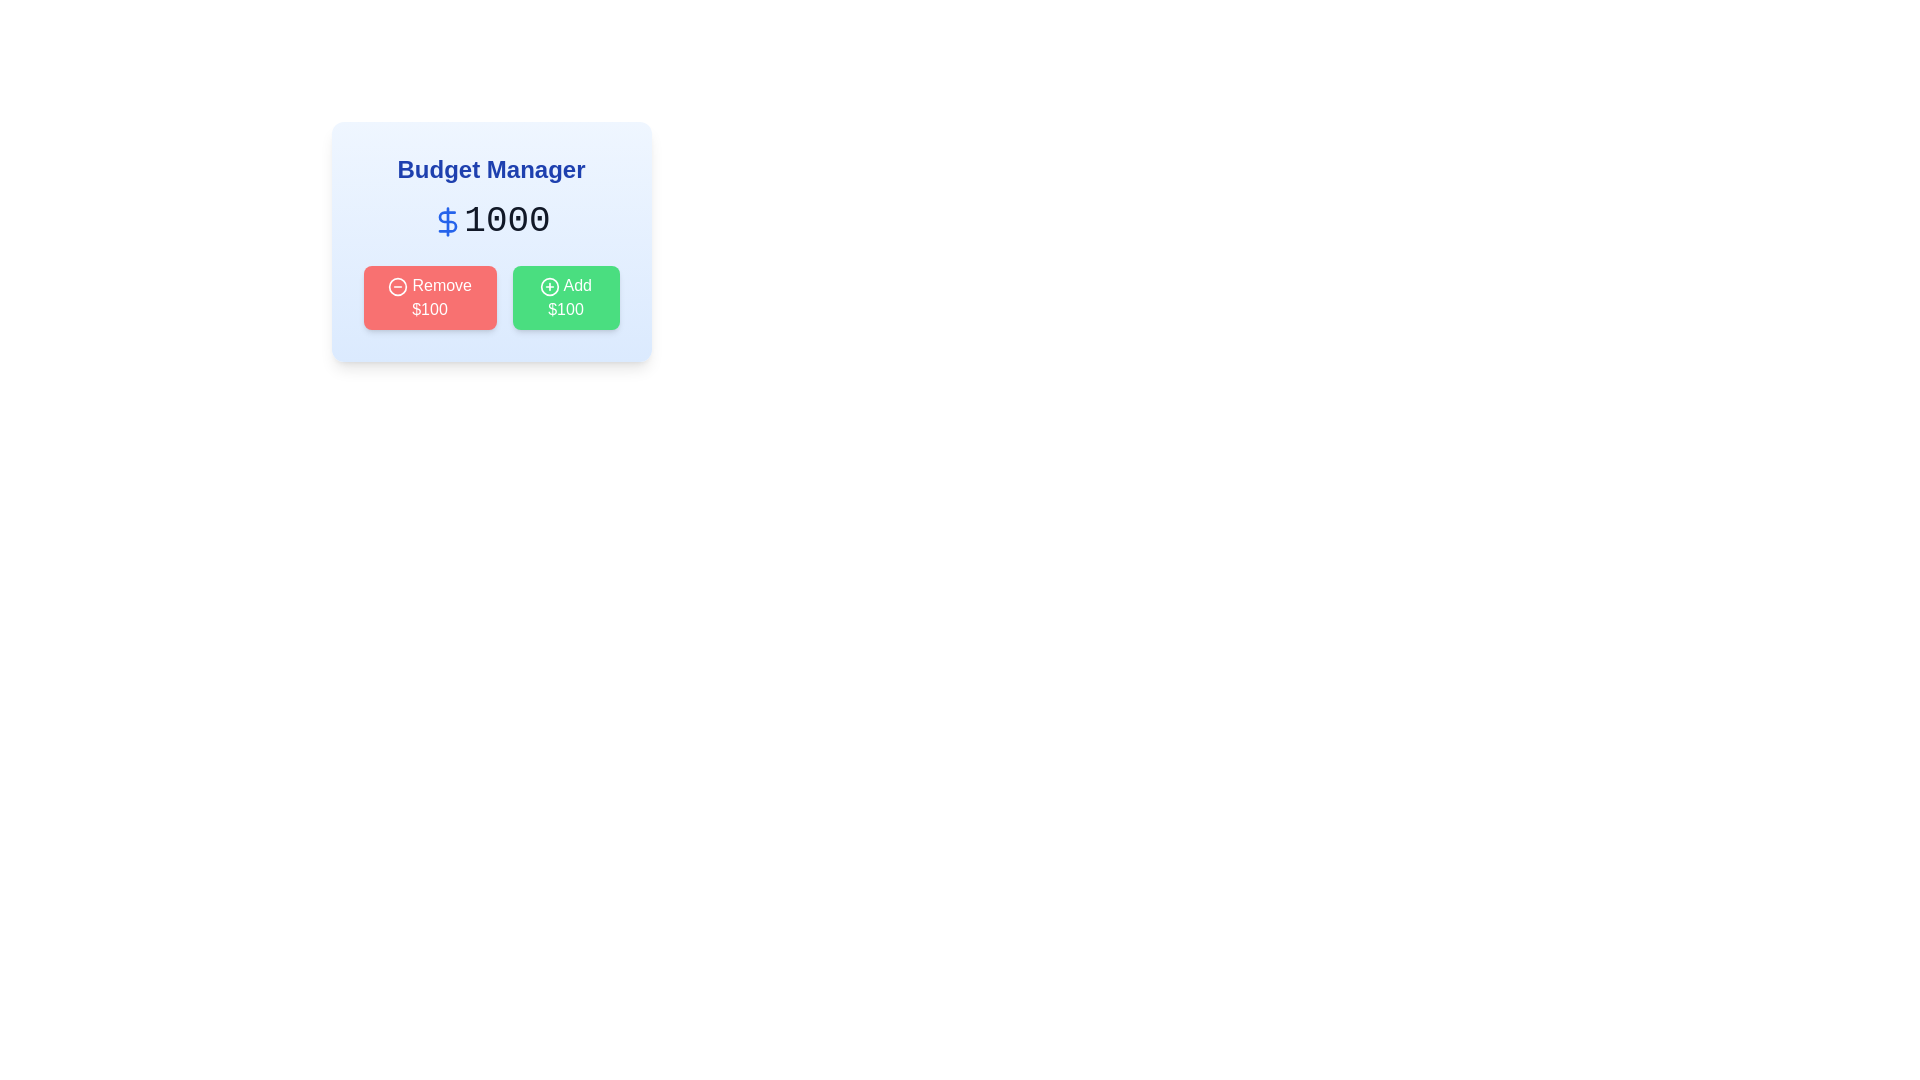 This screenshot has width=1920, height=1080. Describe the element at coordinates (549, 286) in the screenshot. I see `the circular icon with a plus sign inside it, which is located in the center-left of the 'Add $100' button with a green background` at that location.